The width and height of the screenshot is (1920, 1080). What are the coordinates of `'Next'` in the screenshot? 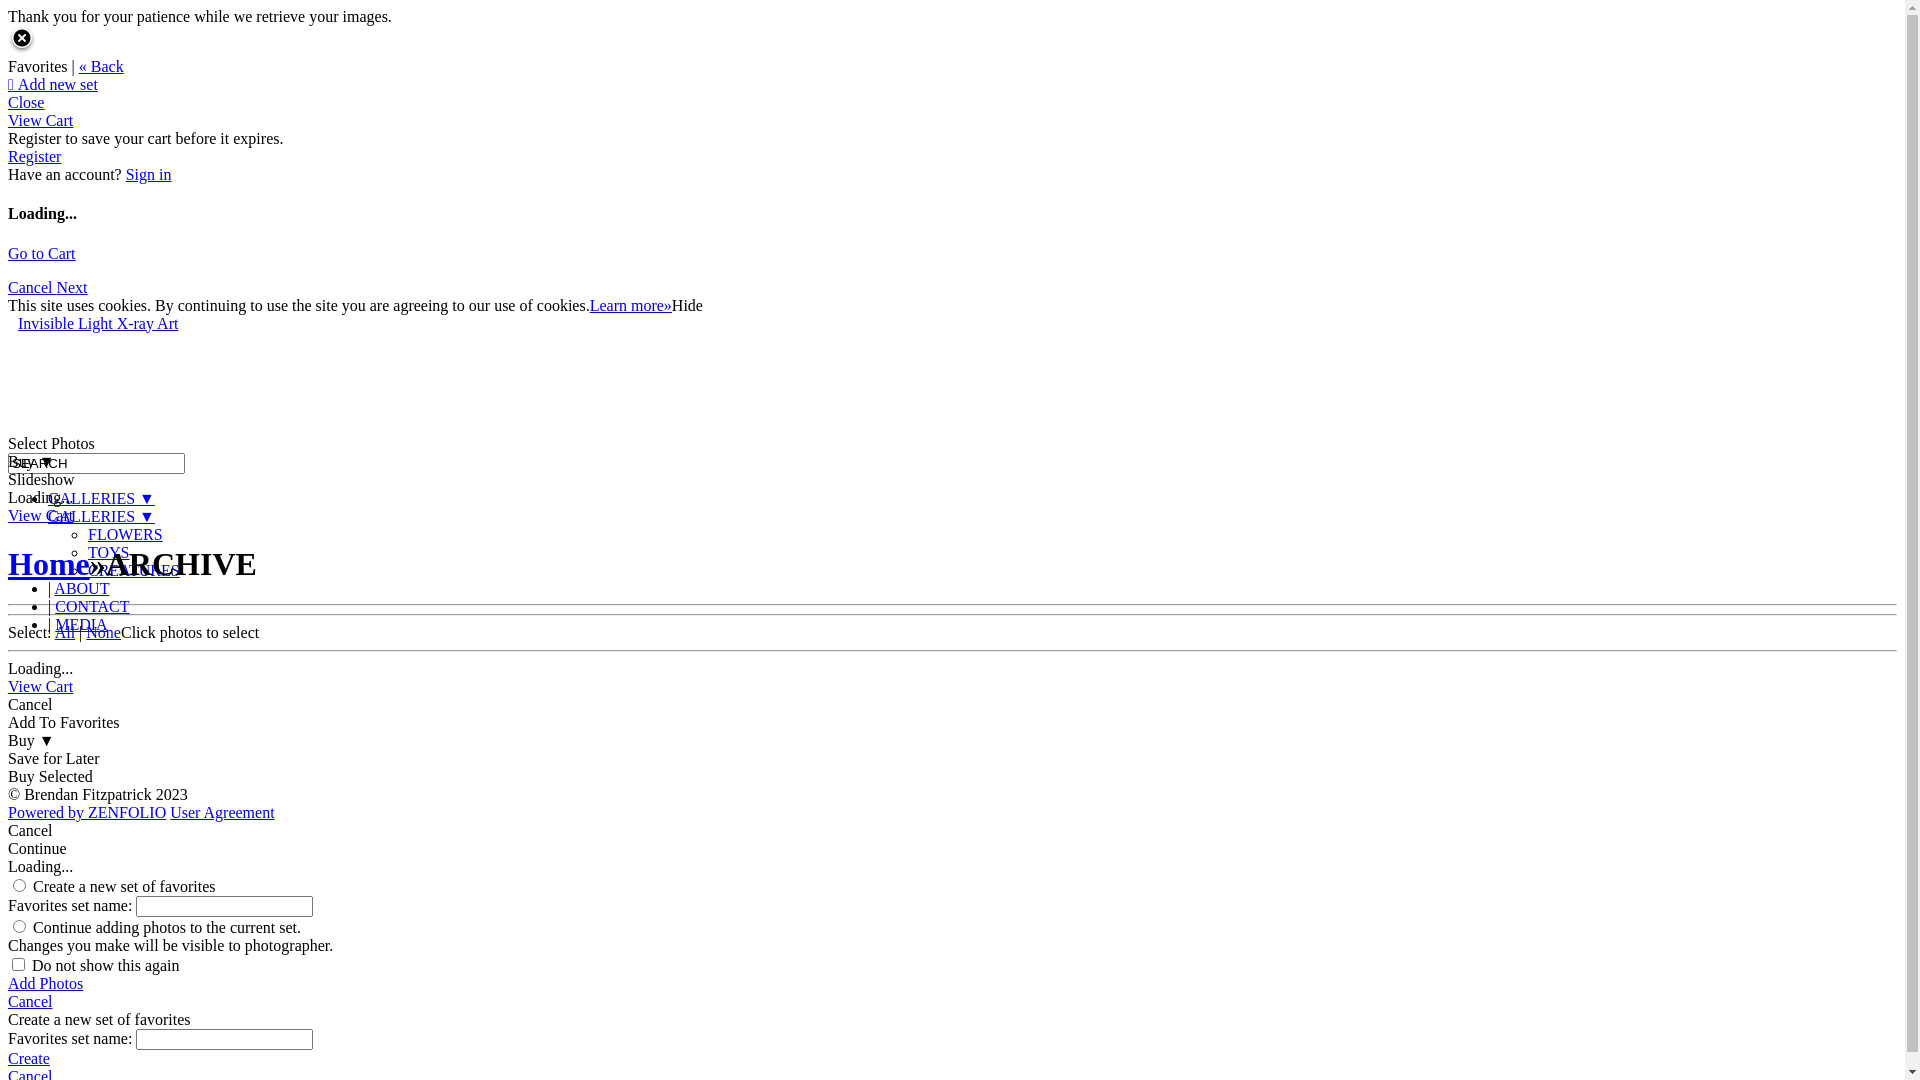 It's located at (56, 287).